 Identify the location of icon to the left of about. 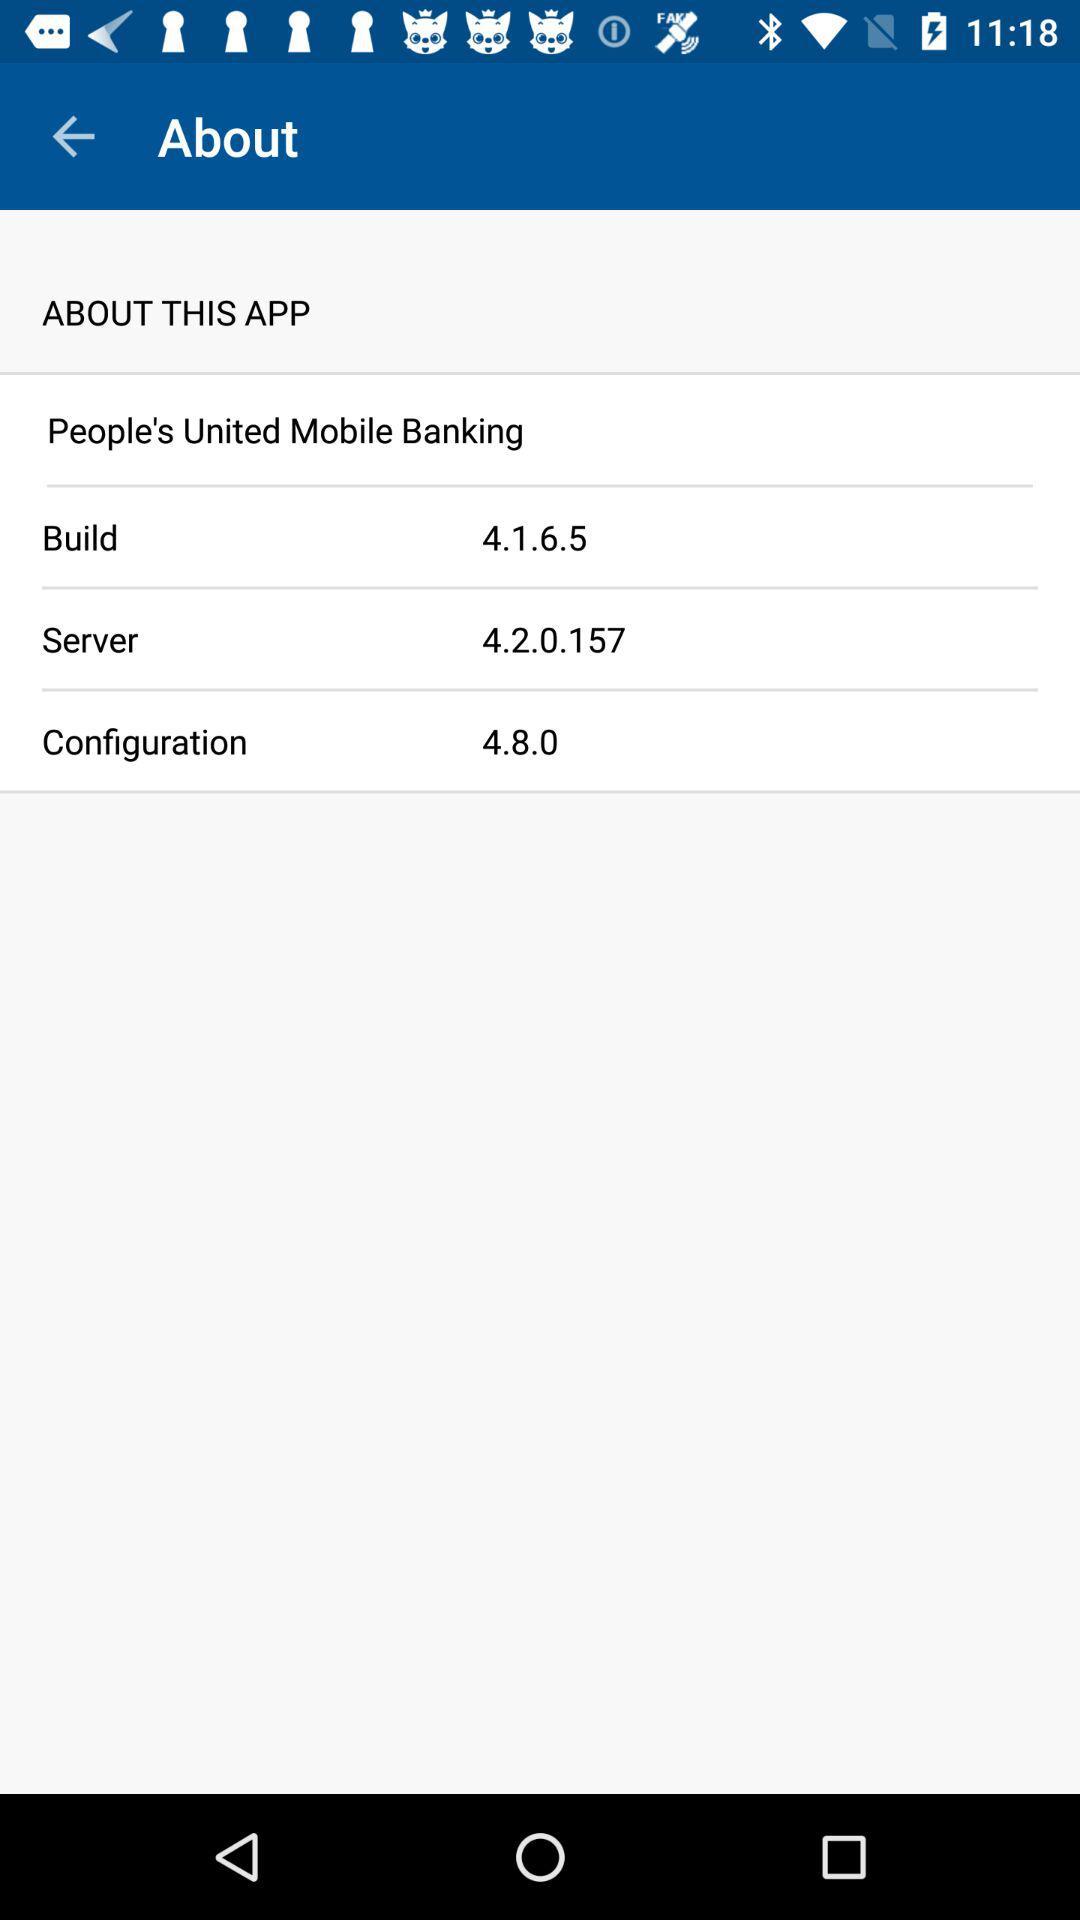
(72, 135).